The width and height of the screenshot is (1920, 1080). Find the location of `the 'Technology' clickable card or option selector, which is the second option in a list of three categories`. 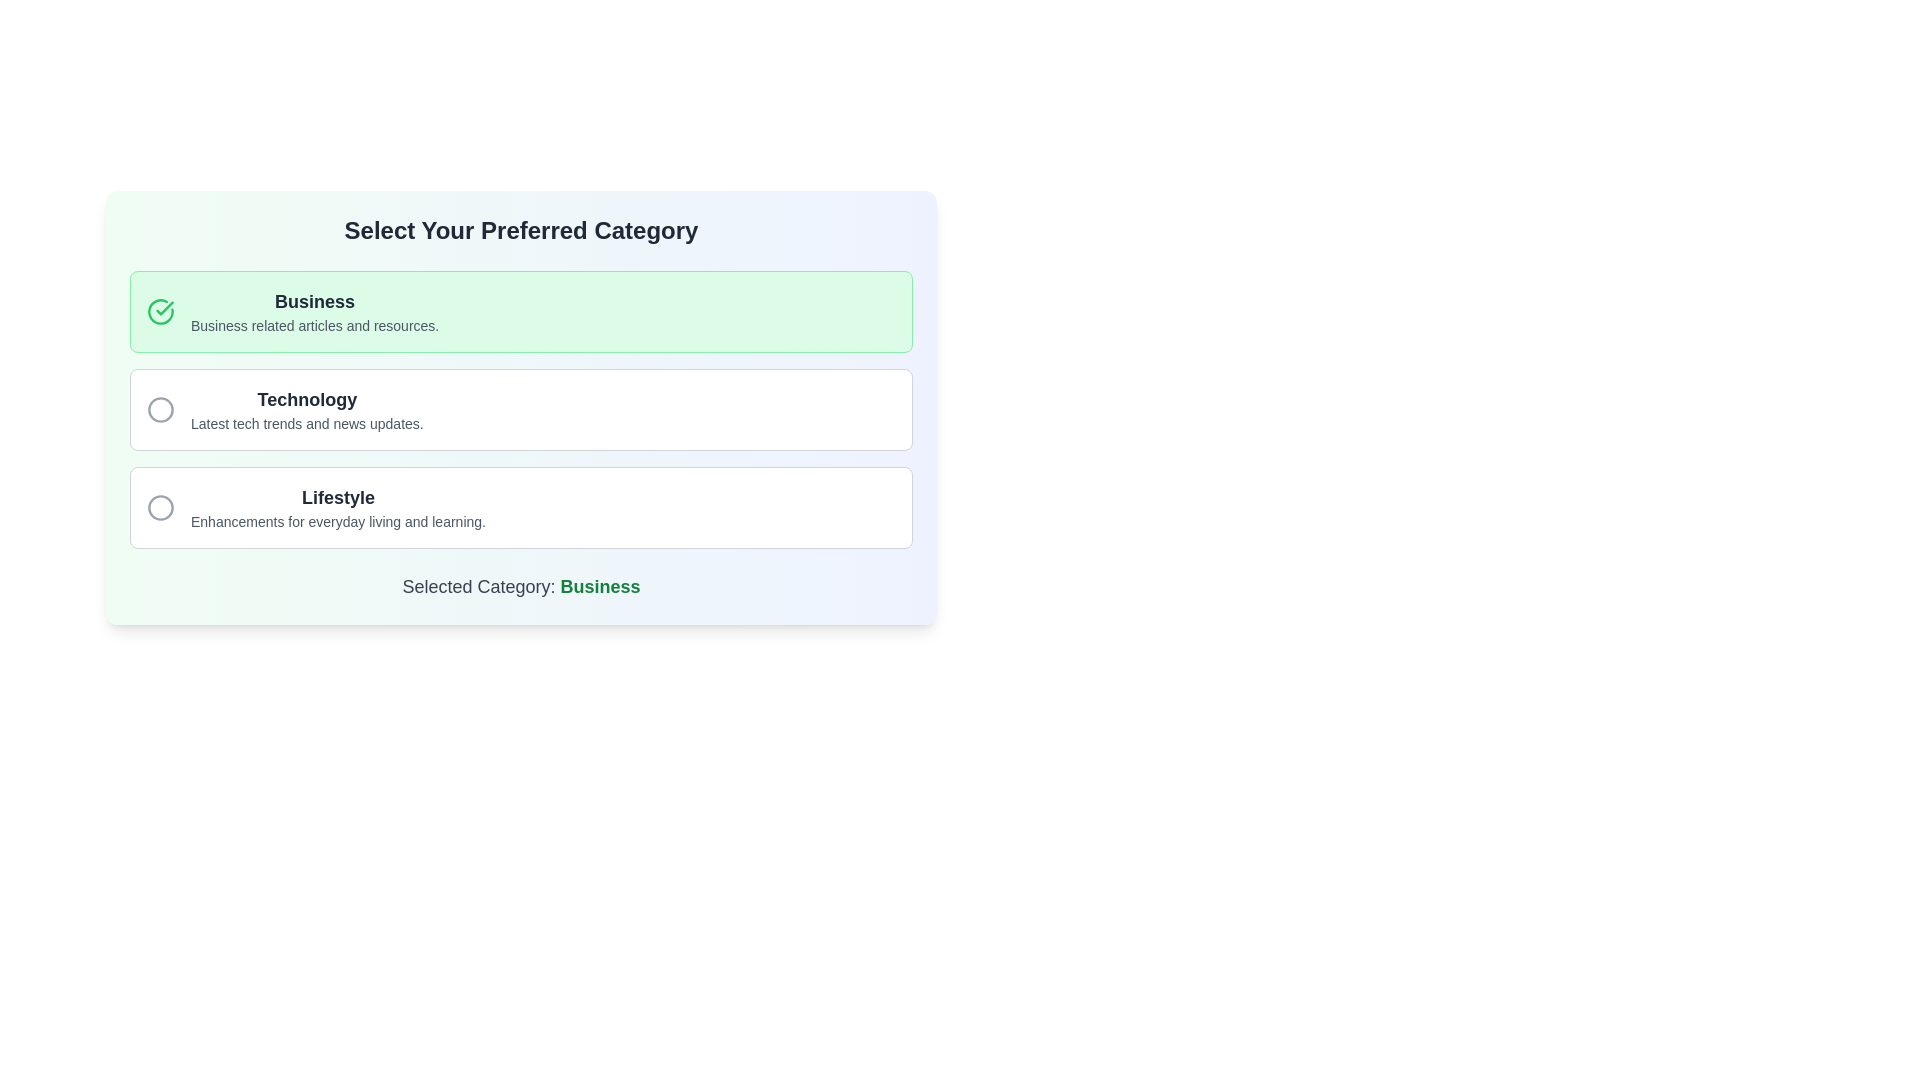

the 'Technology' clickable card or option selector, which is the second option in a list of three categories is located at coordinates (521, 408).